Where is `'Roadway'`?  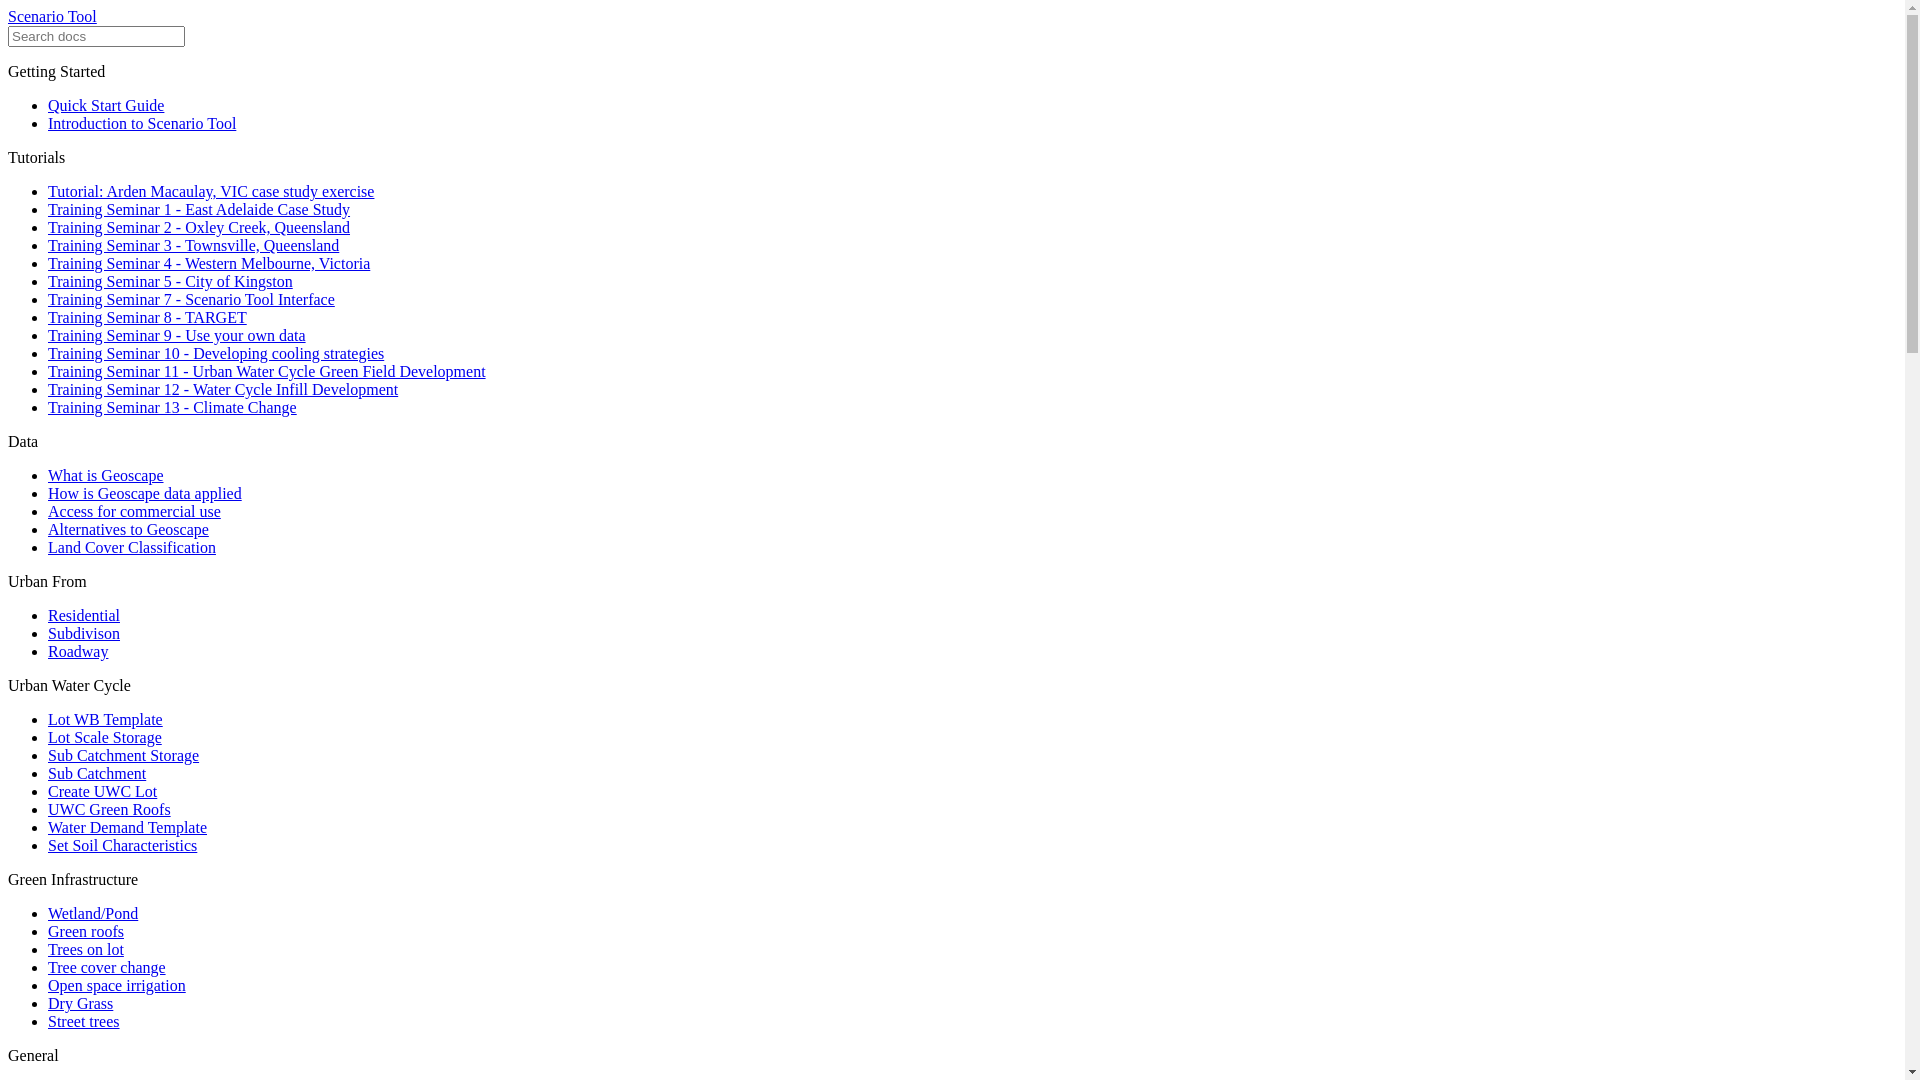
'Roadway' is located at coordinates (48, 651).